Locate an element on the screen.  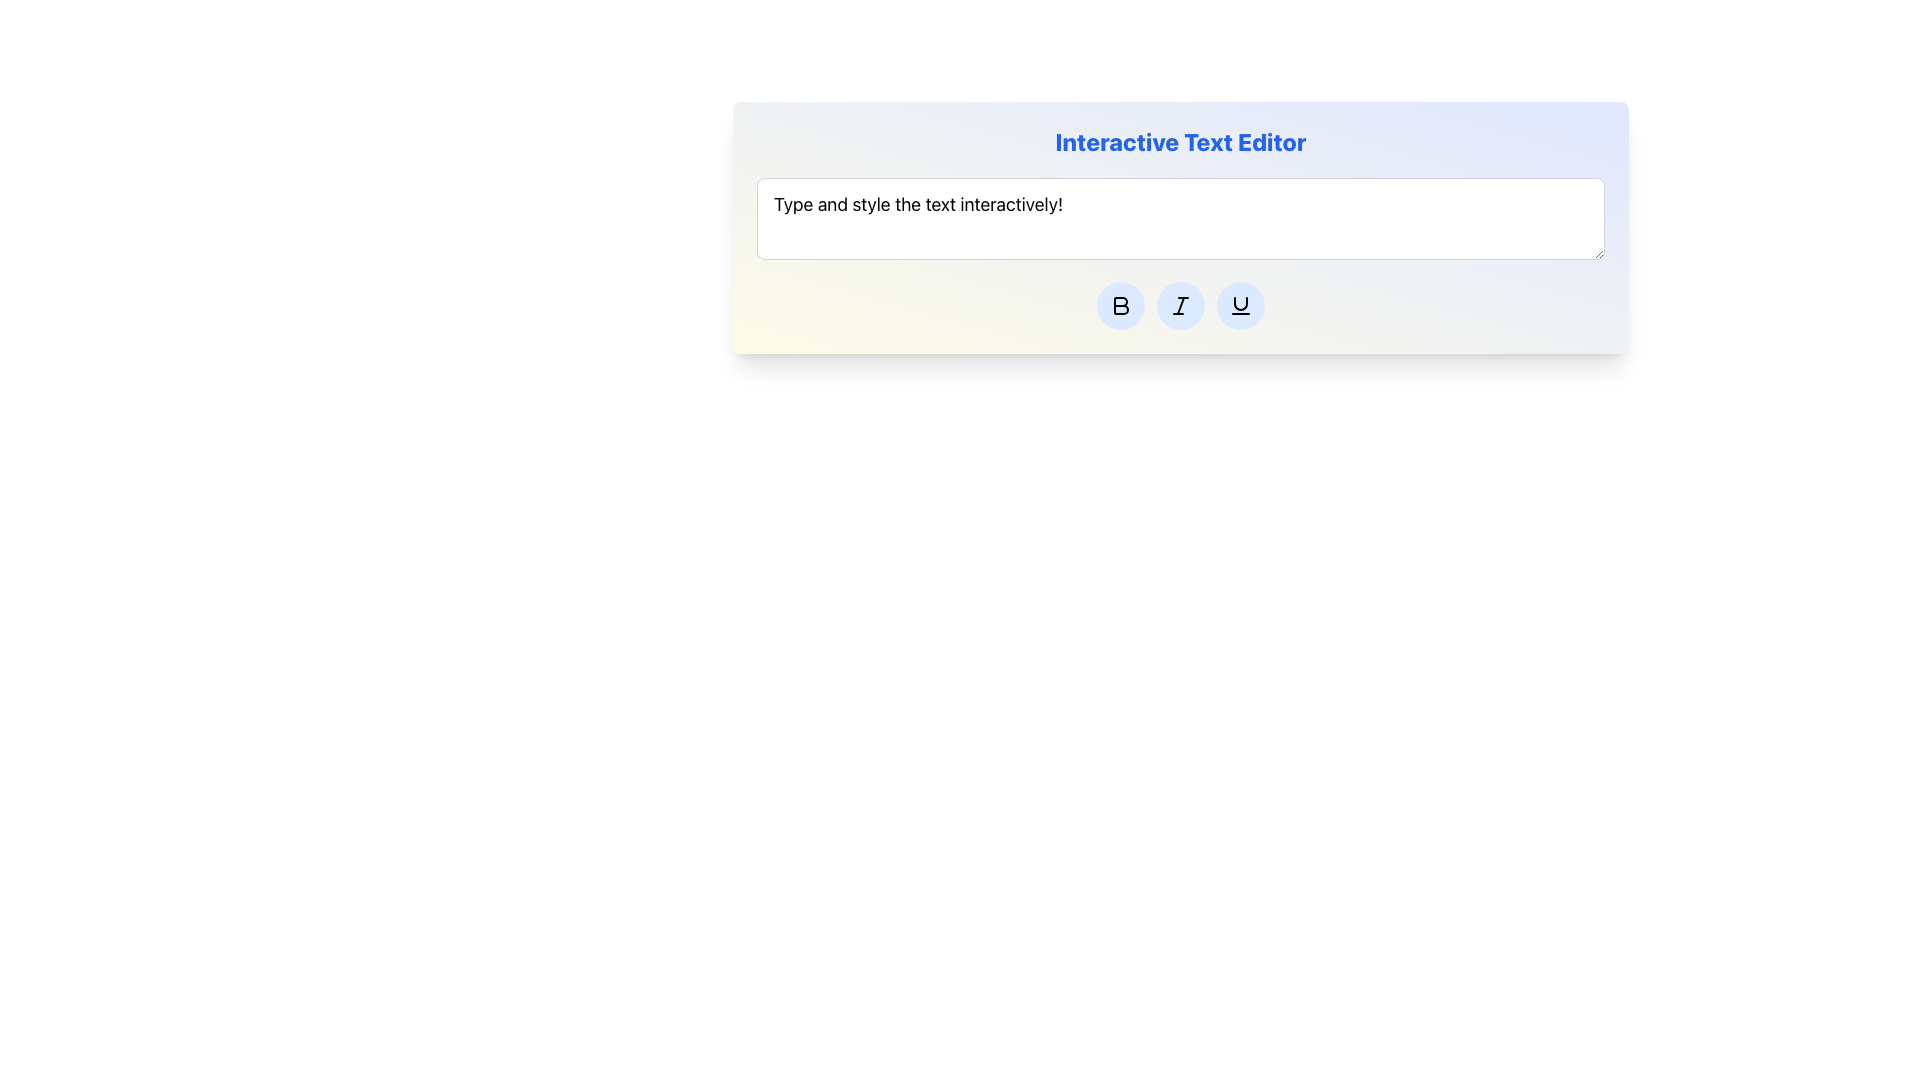
the first button in the row of three buttons below the 'Interactive Text Editor' input box is located at coordinates (1121, 305).